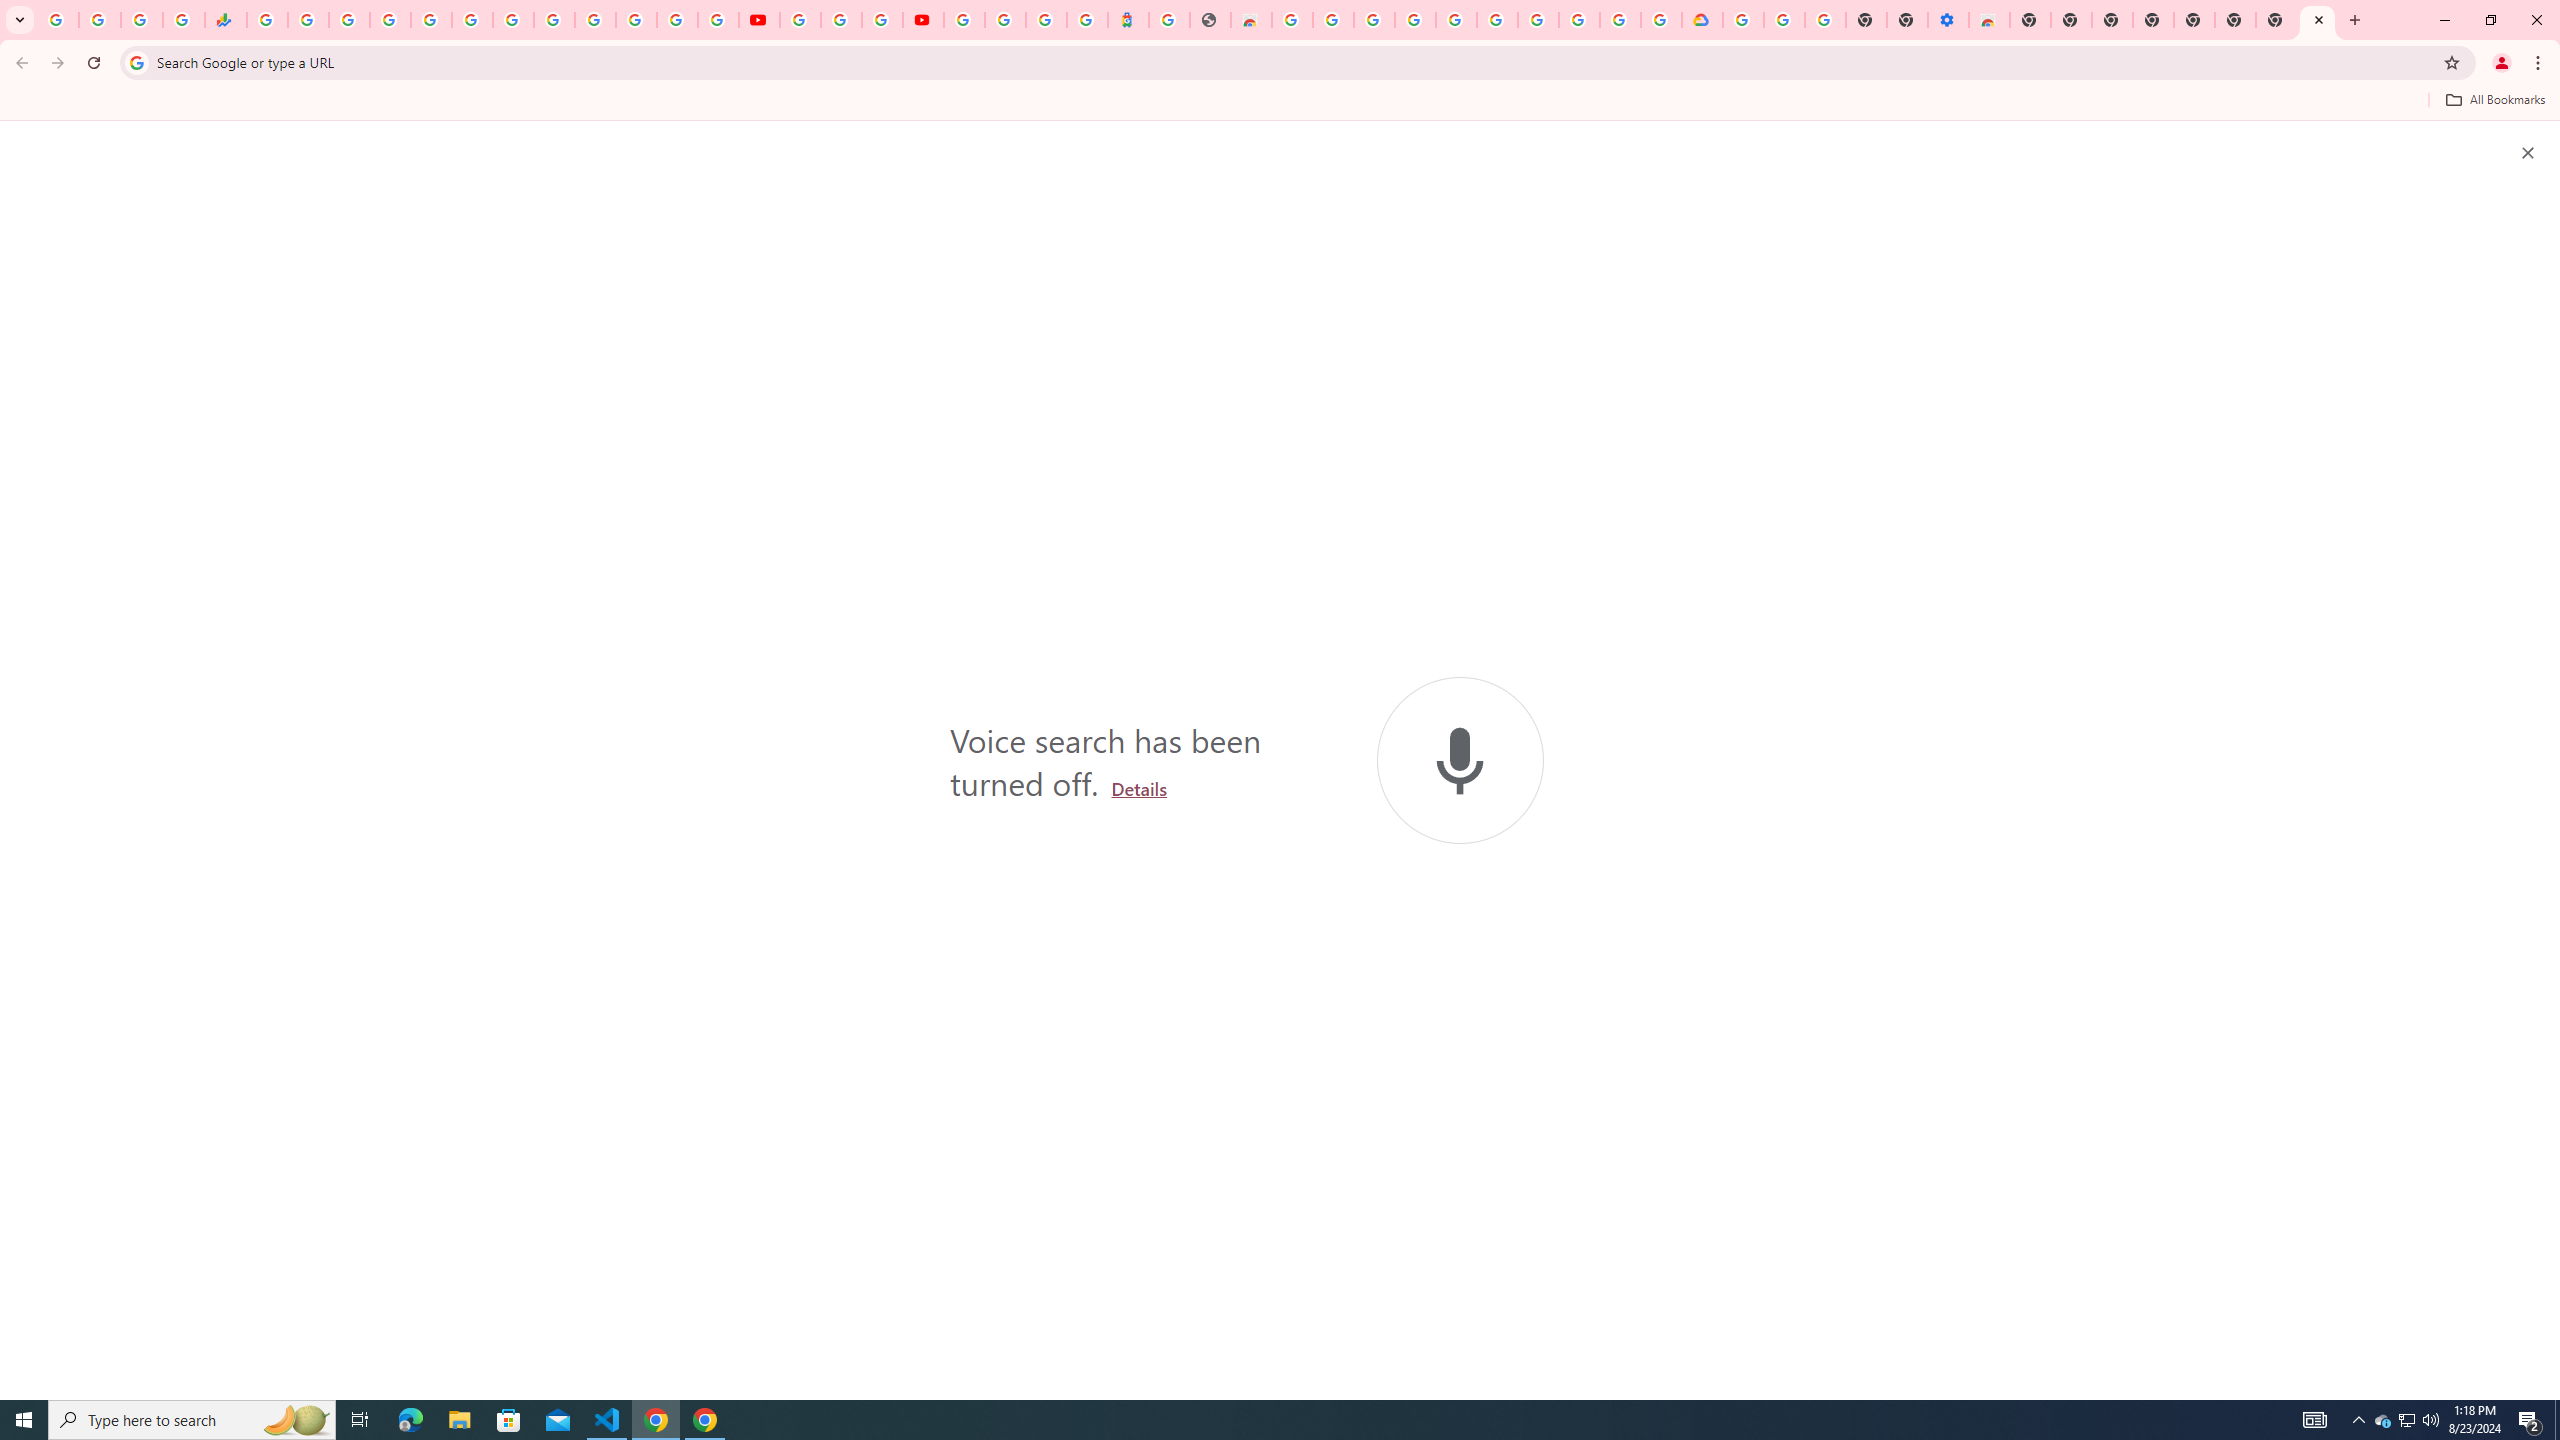 Image resolution: width=2560 pixels, height=1440 pixels. Describe the element at coordinates (921, 19) in the screenshot. I see `'Content Creator Programs & Opportunities - YouTube Creators'` at that location.